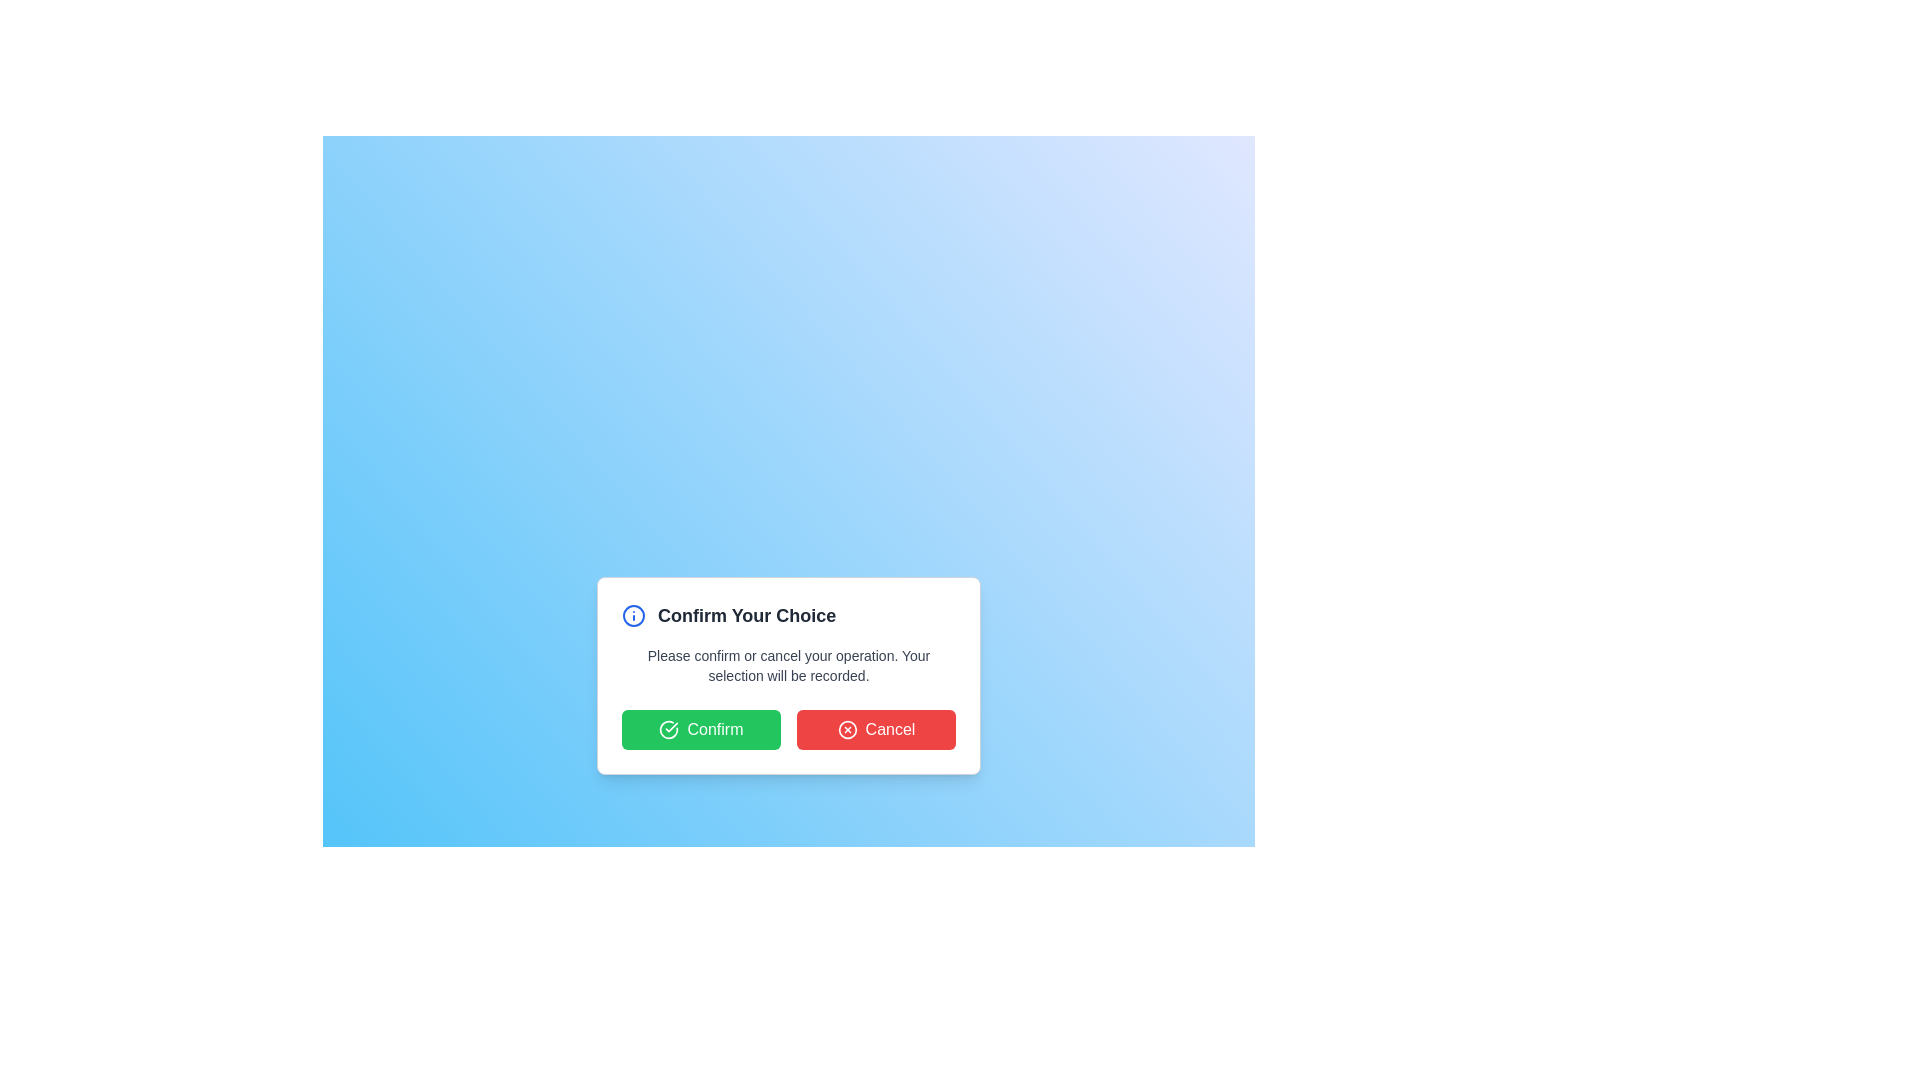 The image size is (1920, 1080). What do you see at coordinates (669, 729) in the screenshot?
I see `the 'Confirm' button which is indicated by a circular icon with a checkmark and a green border, located at the bottom of a centered modal window` at bounding box center [669, 729].